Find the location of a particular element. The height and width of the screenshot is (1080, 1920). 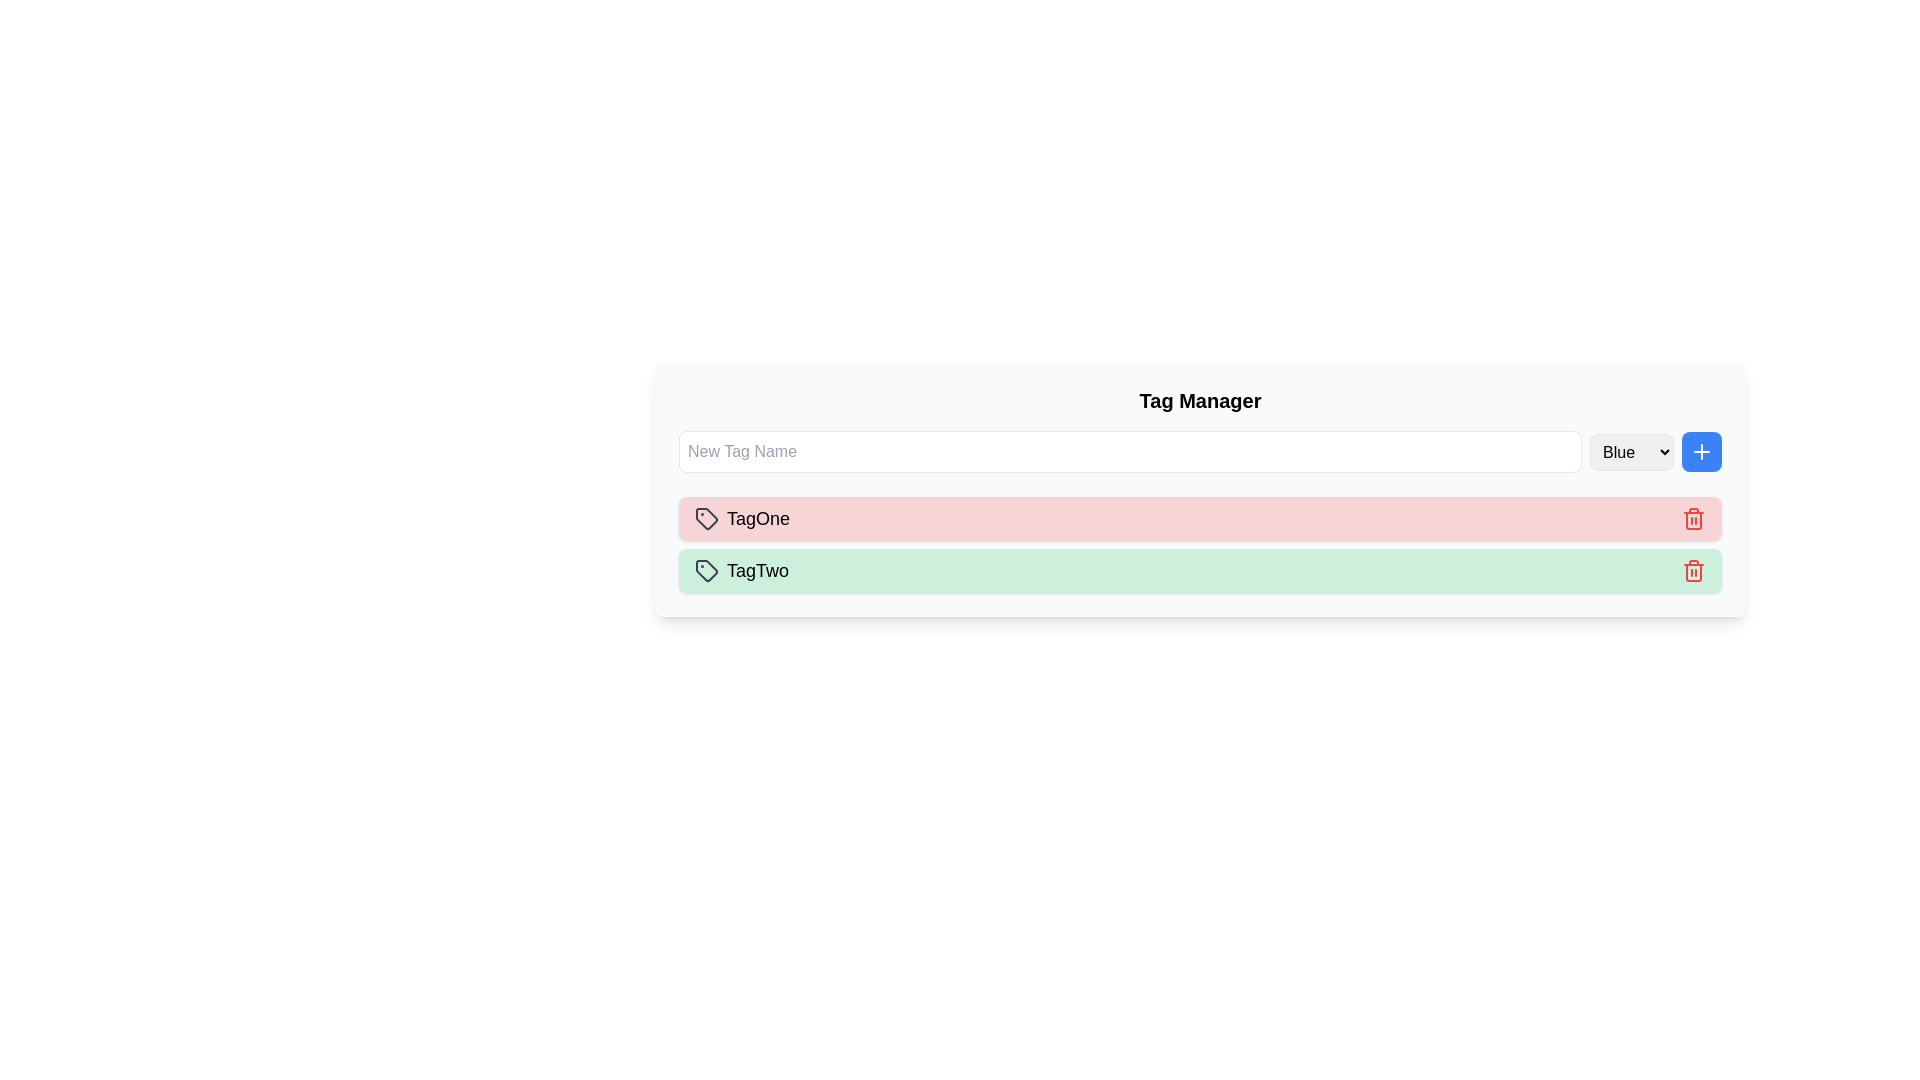

the dropdown menu located next to the 'New Tag Name' text input field is located at coordinates (1632, 451).